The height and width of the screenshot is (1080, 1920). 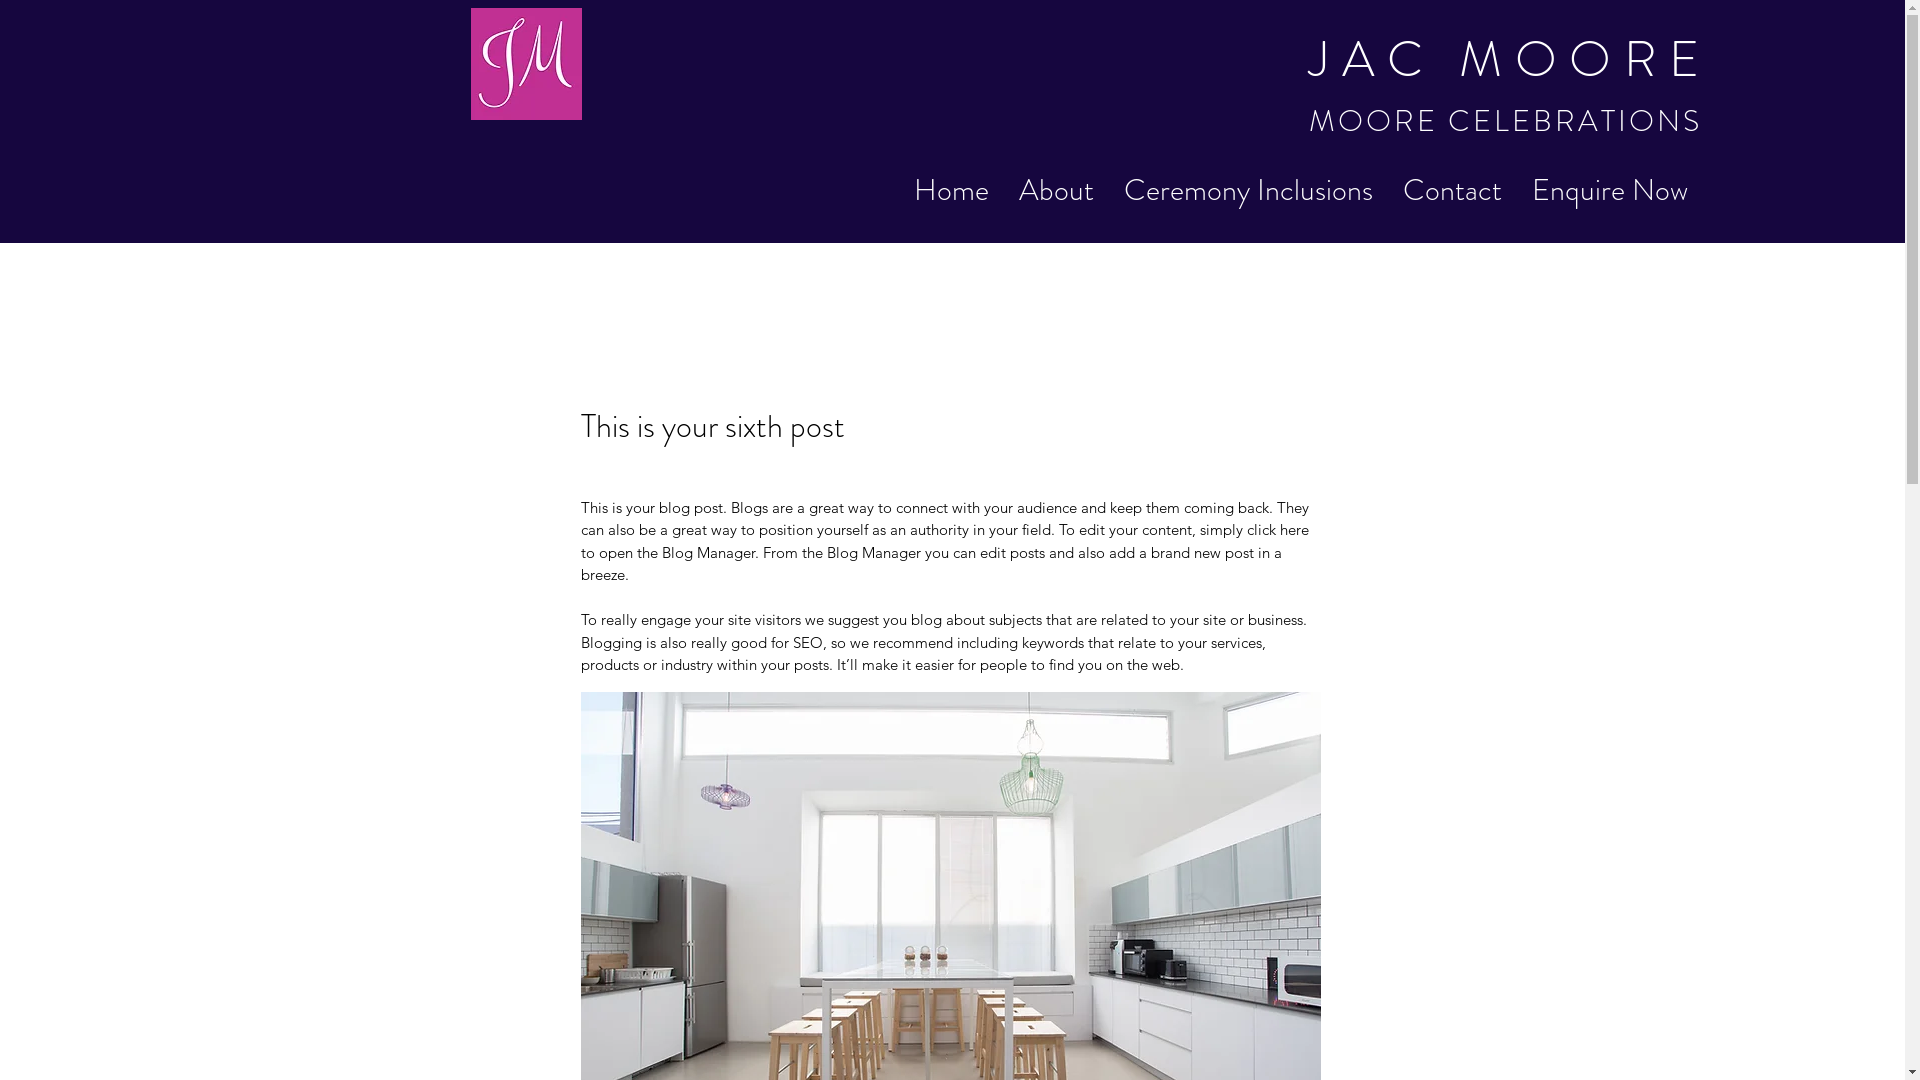 I want to click on 'About', so click(x=1003, y=190).